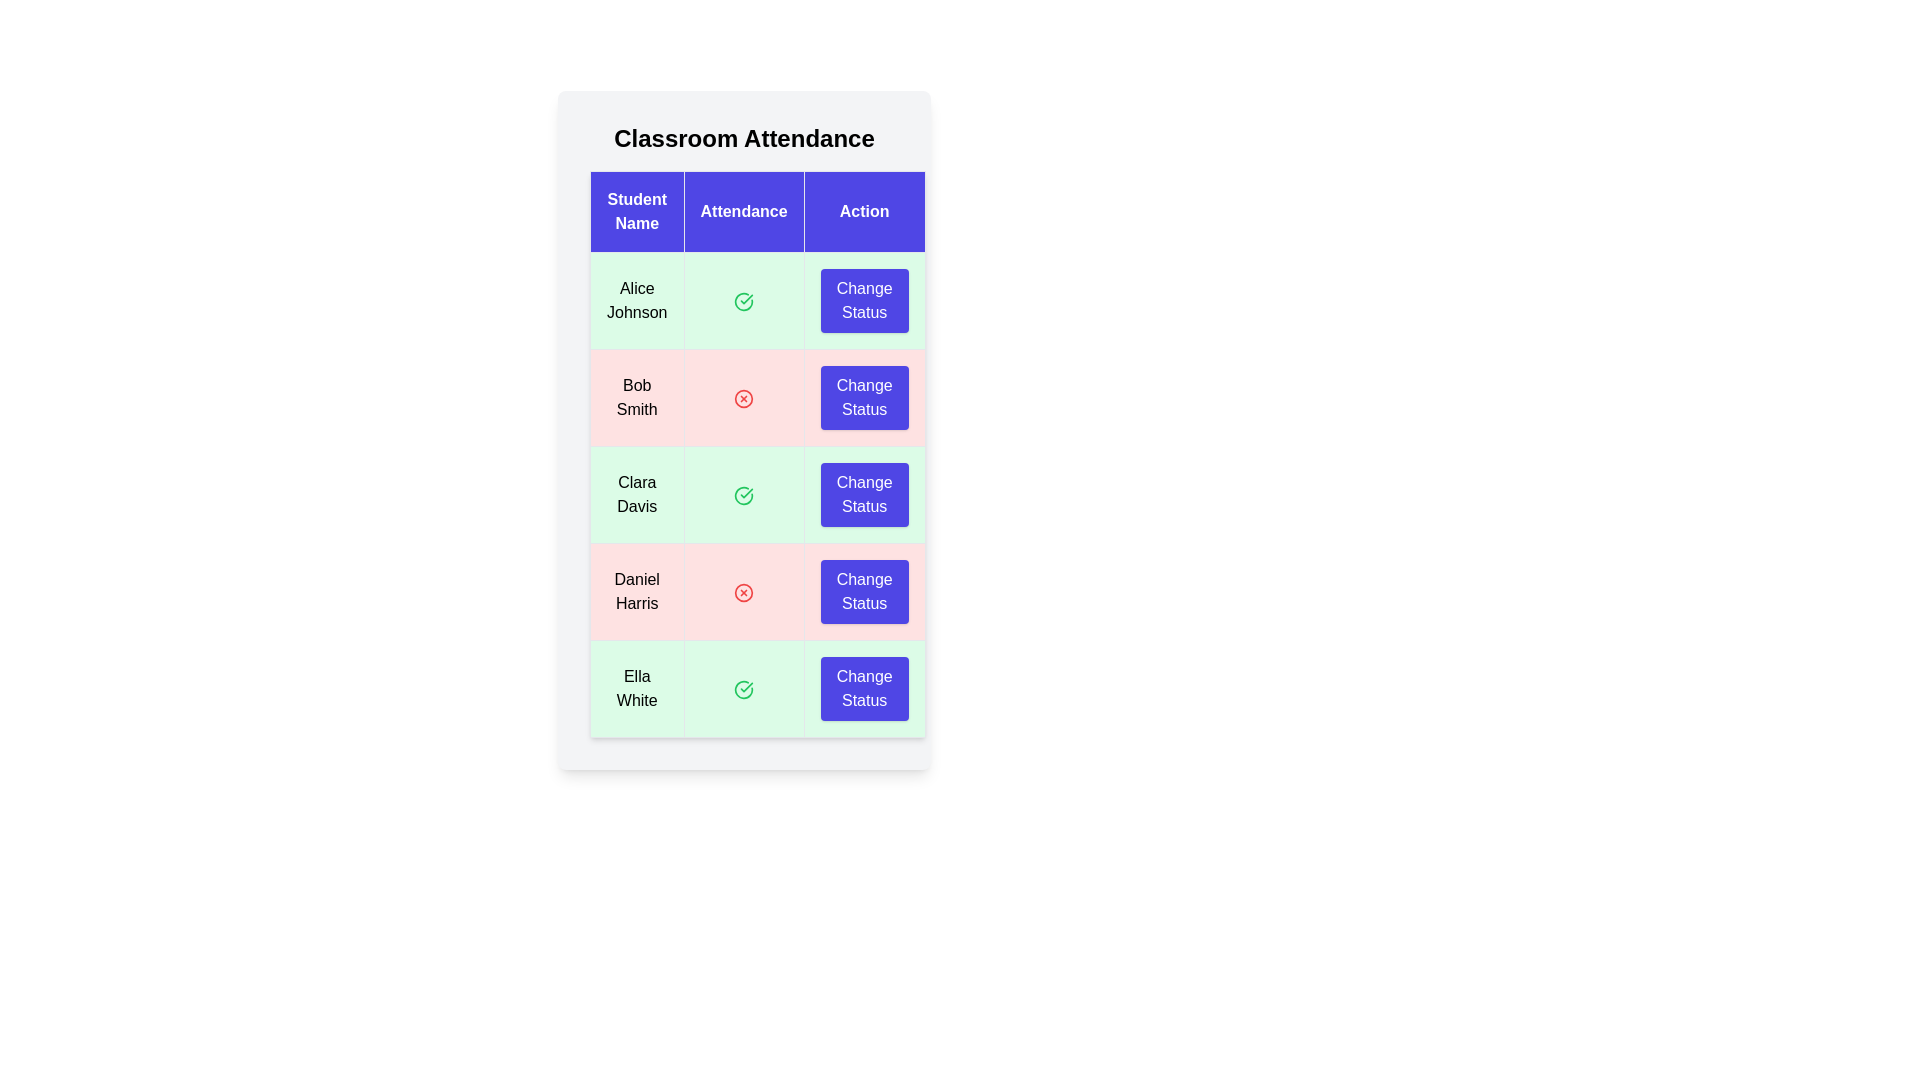 Image resolution: width=1920 pixels, height=1080 pixels. I want to click on 'Change Status' button for the student Bob Smith, so click(864, 397).